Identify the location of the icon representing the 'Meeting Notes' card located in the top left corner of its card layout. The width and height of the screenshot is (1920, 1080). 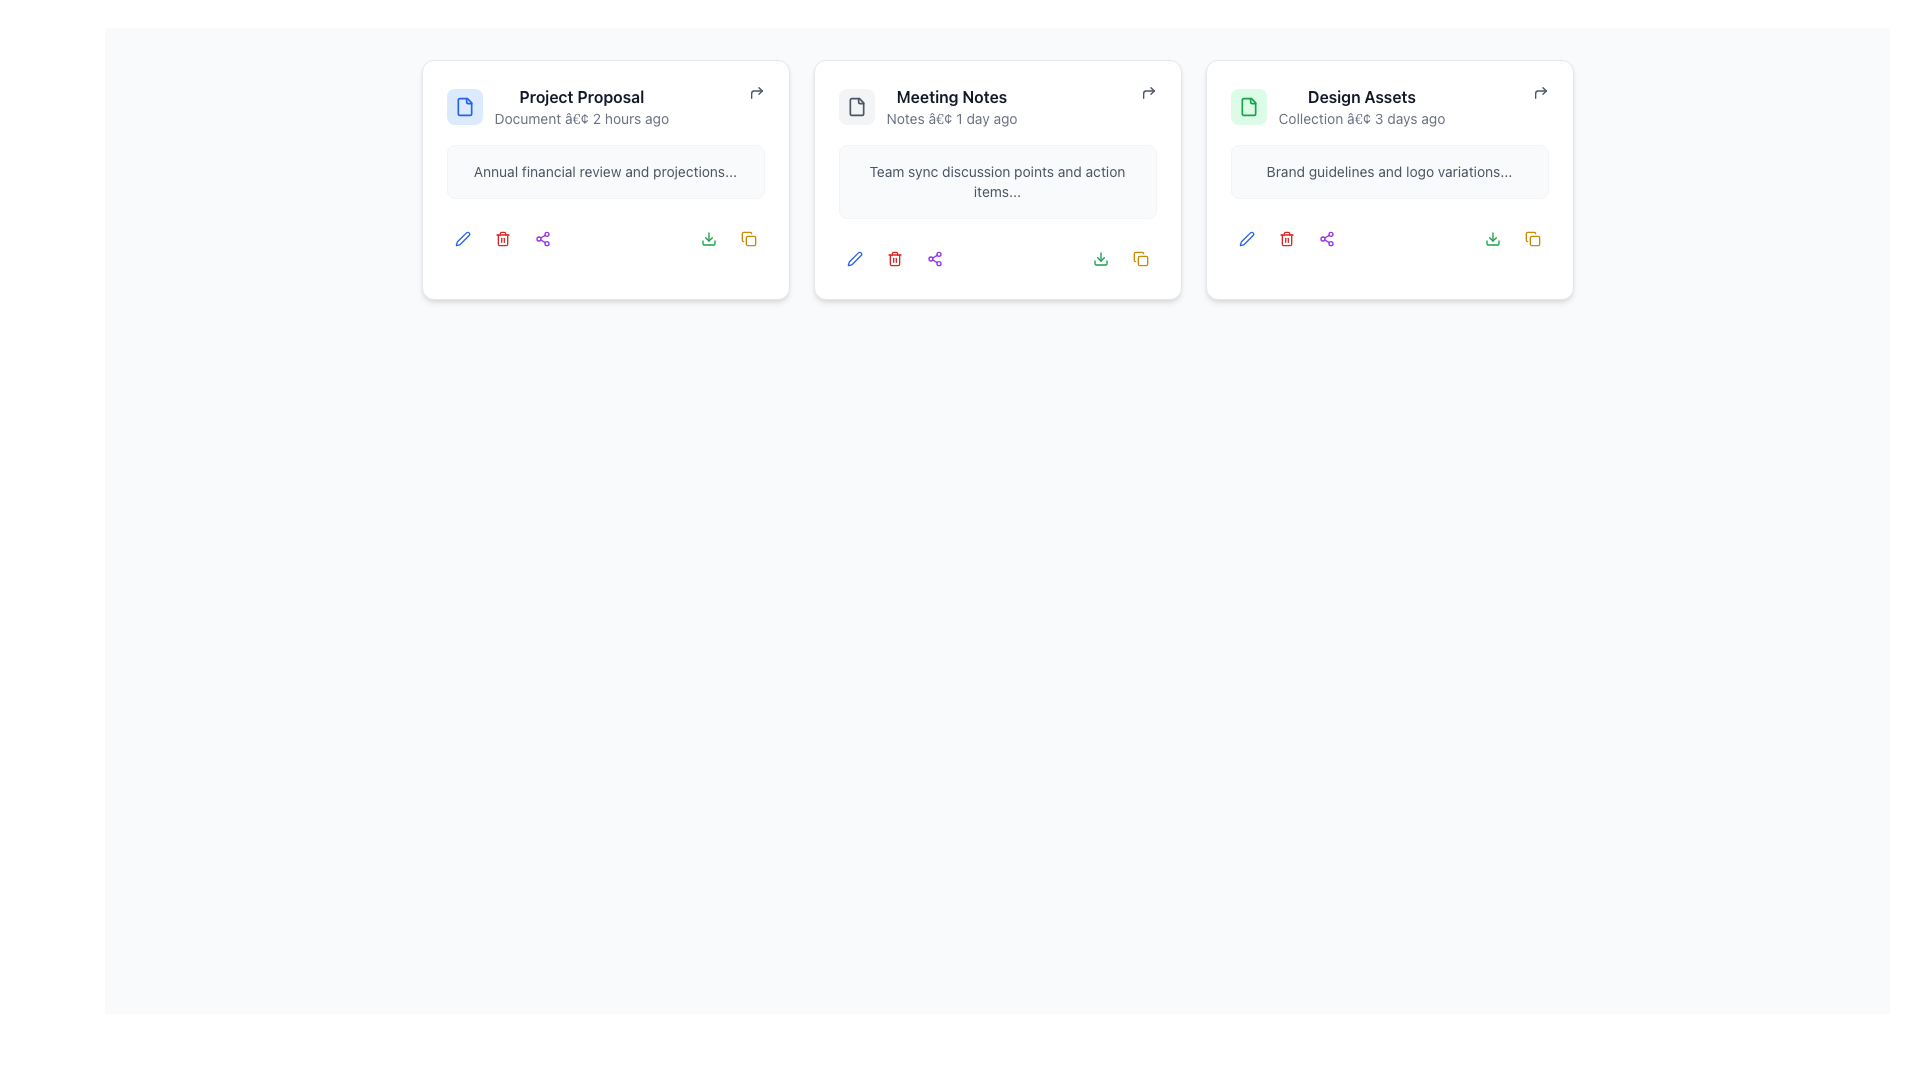
(856, 107).